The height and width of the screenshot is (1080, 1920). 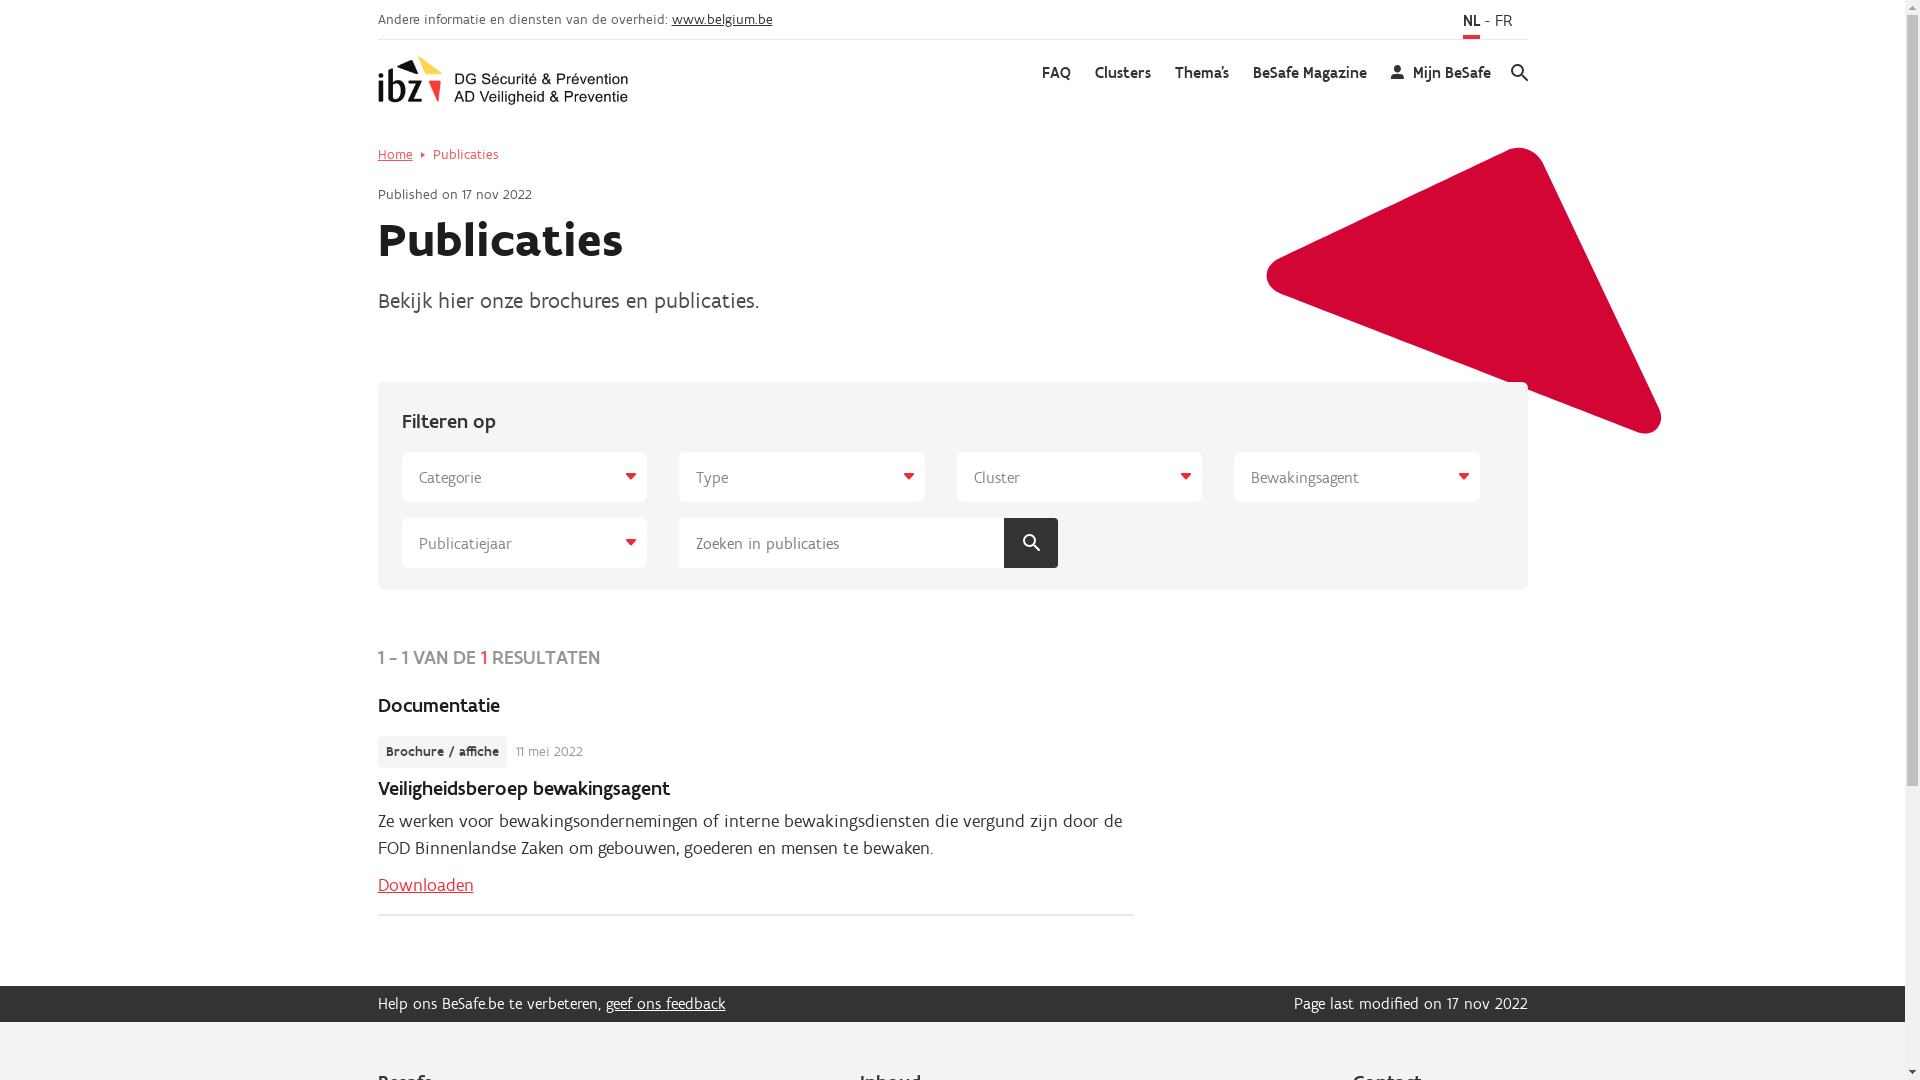 I want to click on 'Mijn BeSafe', so click(x=1440, y=72).